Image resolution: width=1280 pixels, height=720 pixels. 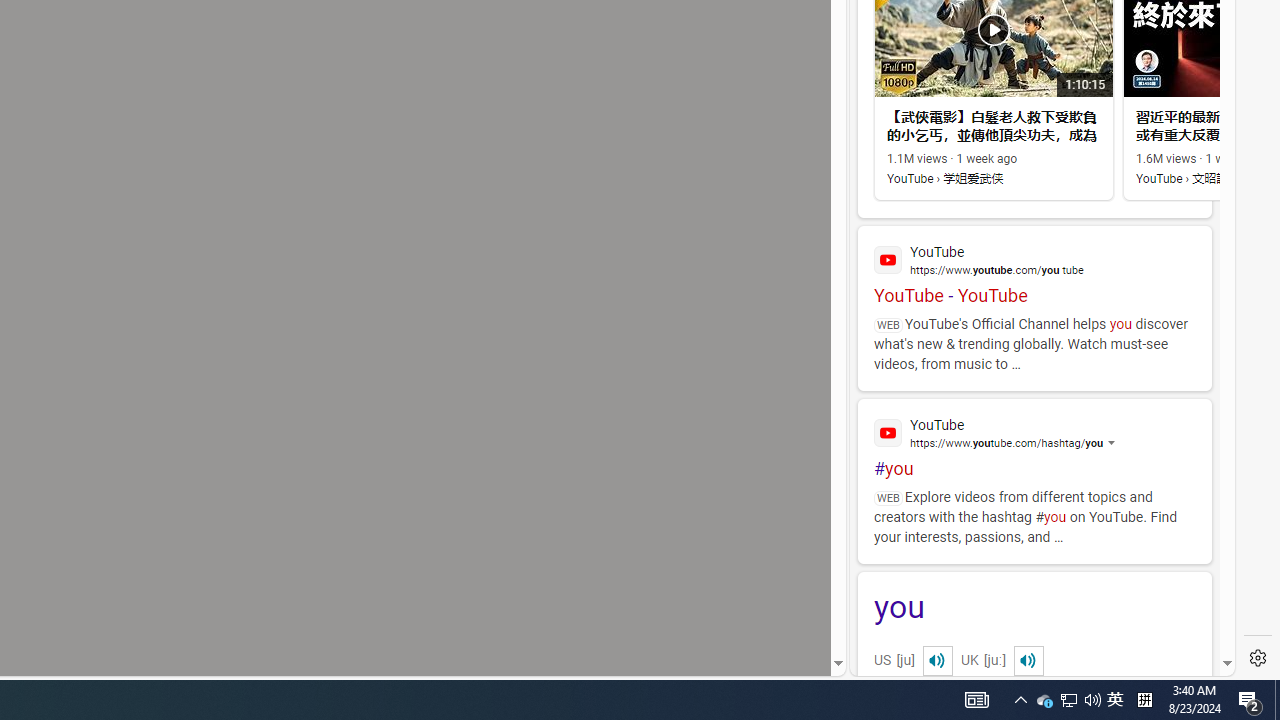 I want to click on 'Global web icon', so click(x=887, y=431).